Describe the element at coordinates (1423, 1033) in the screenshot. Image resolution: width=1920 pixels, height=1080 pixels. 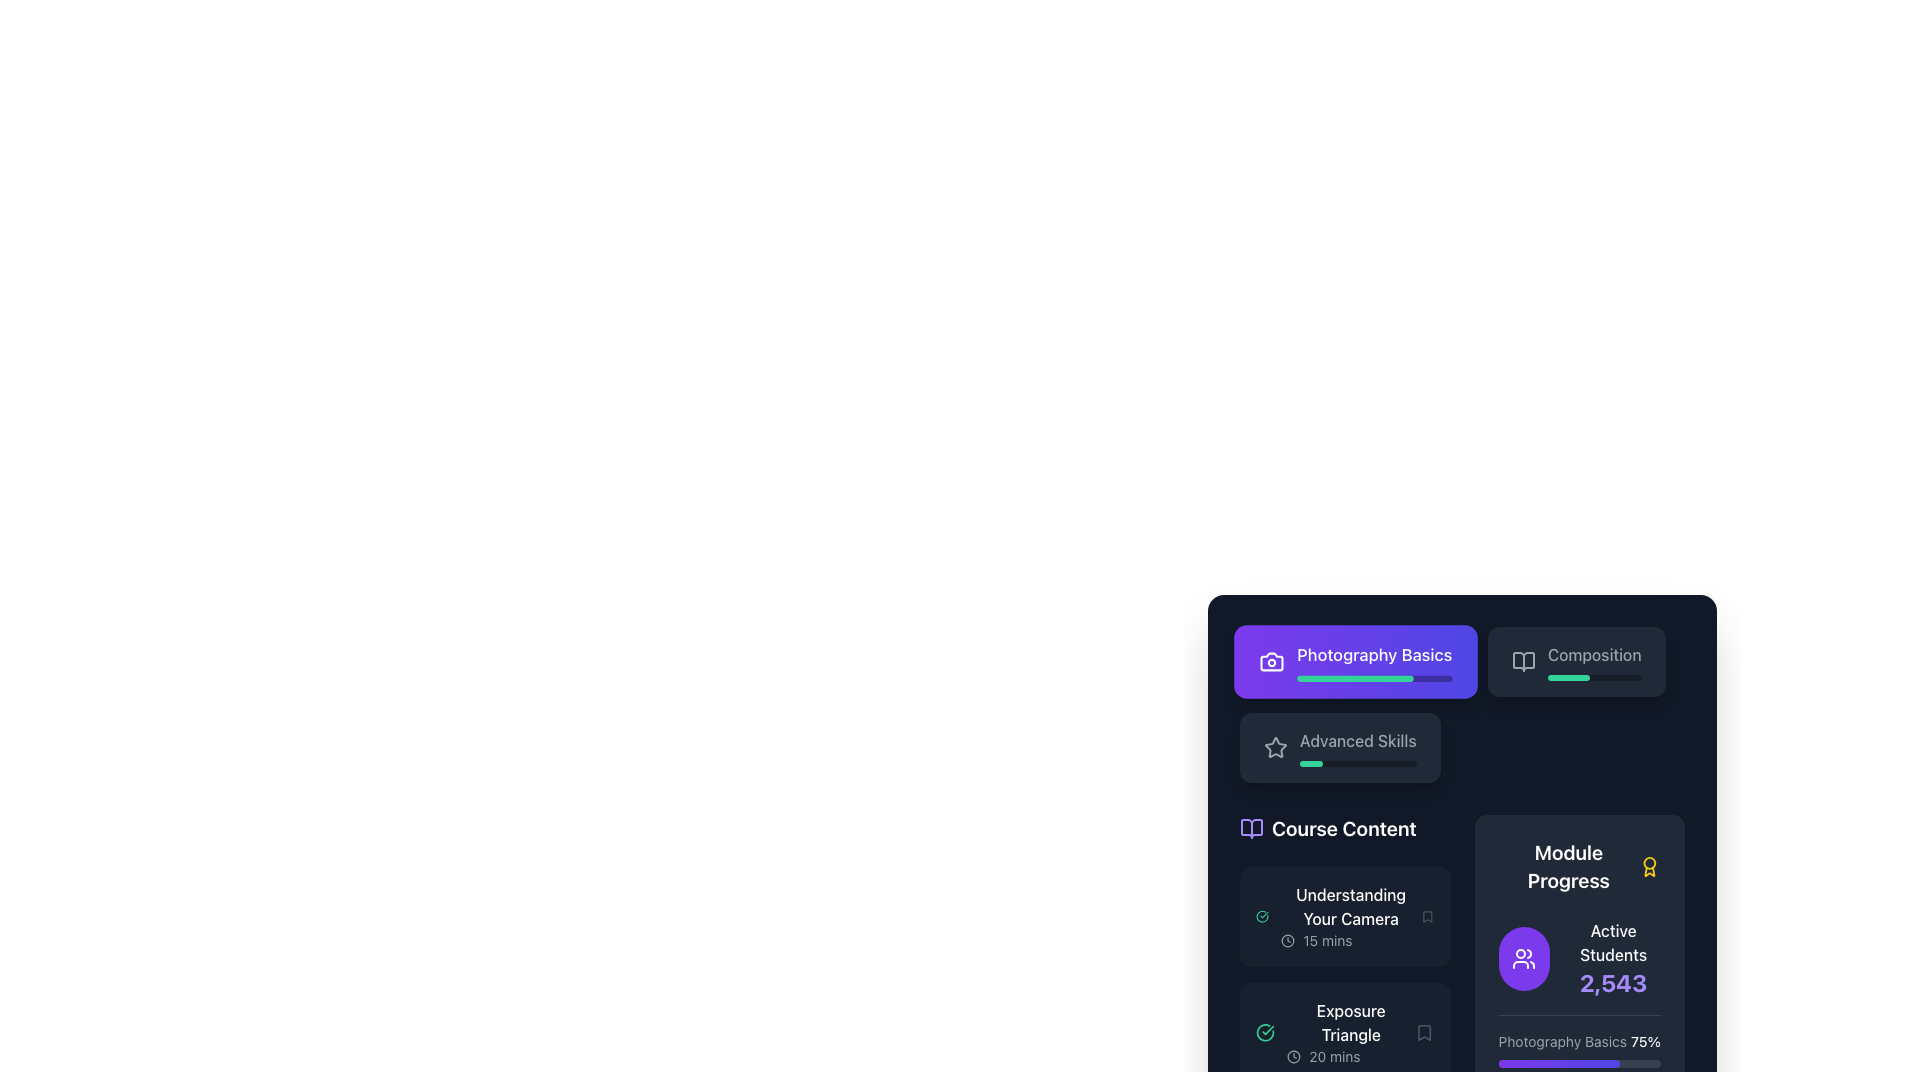
I see `the Bookmark icon located on the right end of the 'Exposure Triangle' list item in the 'Course Content' section` at that location.